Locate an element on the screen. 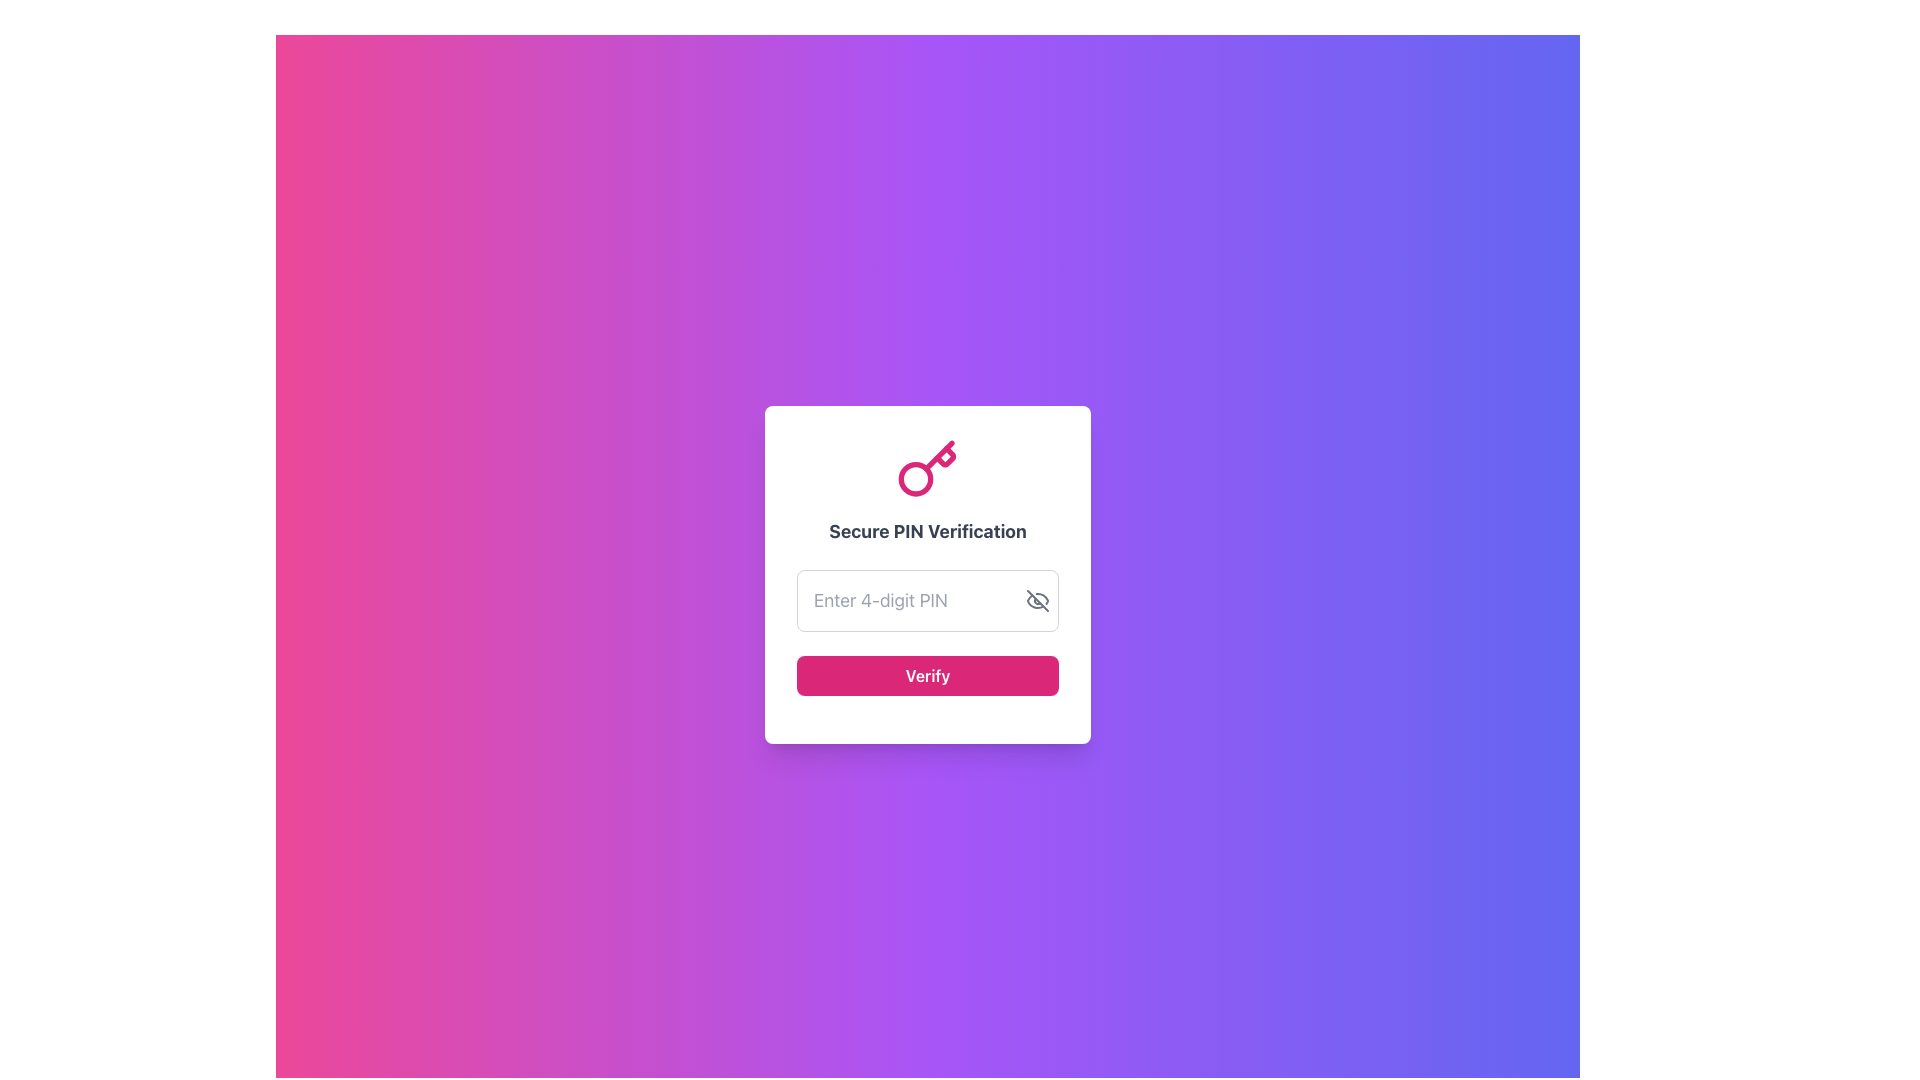 The width and height of the screenshot is (1920, 1080). the decorative circular element located at the center of the key-shaped icon in the header of the modal dialog is located at coordinates (915, 478).